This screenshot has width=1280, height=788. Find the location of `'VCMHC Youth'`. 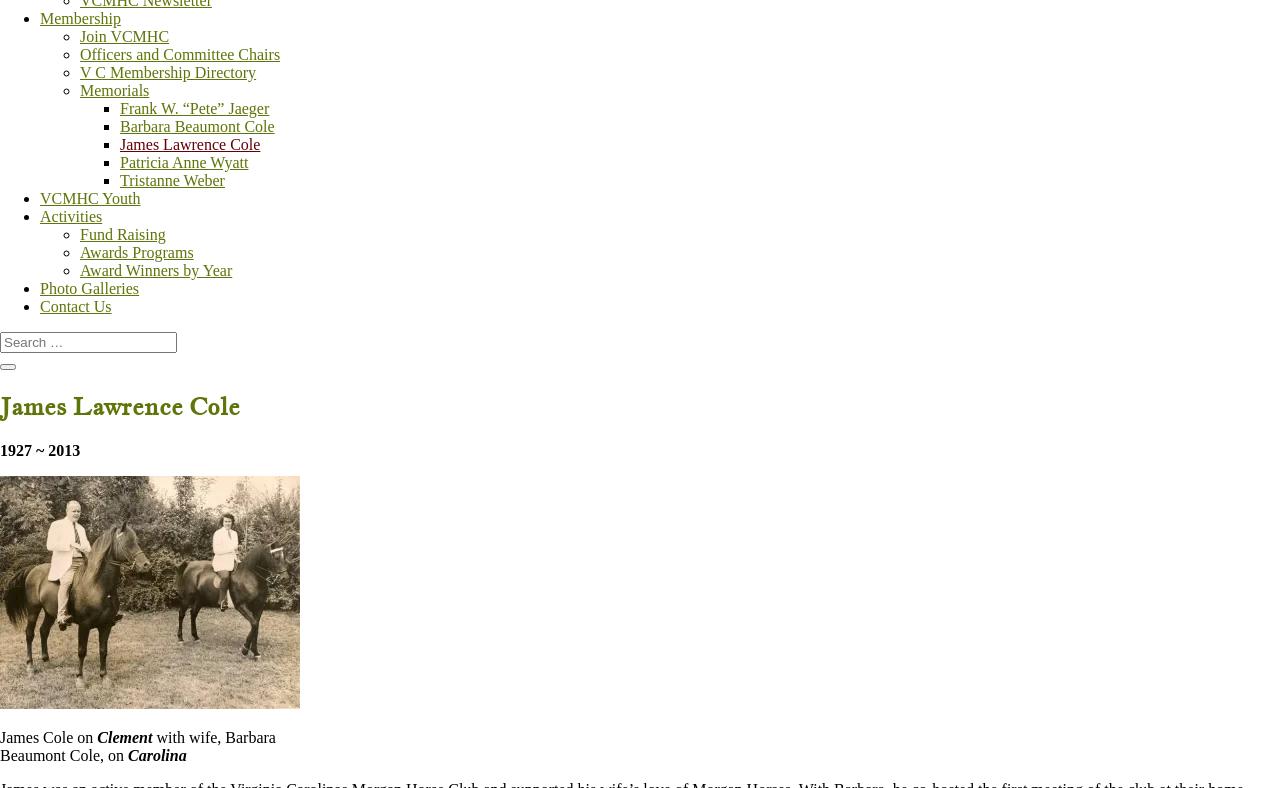

'VCMHC Youth' is located at coordinates (39, 197).